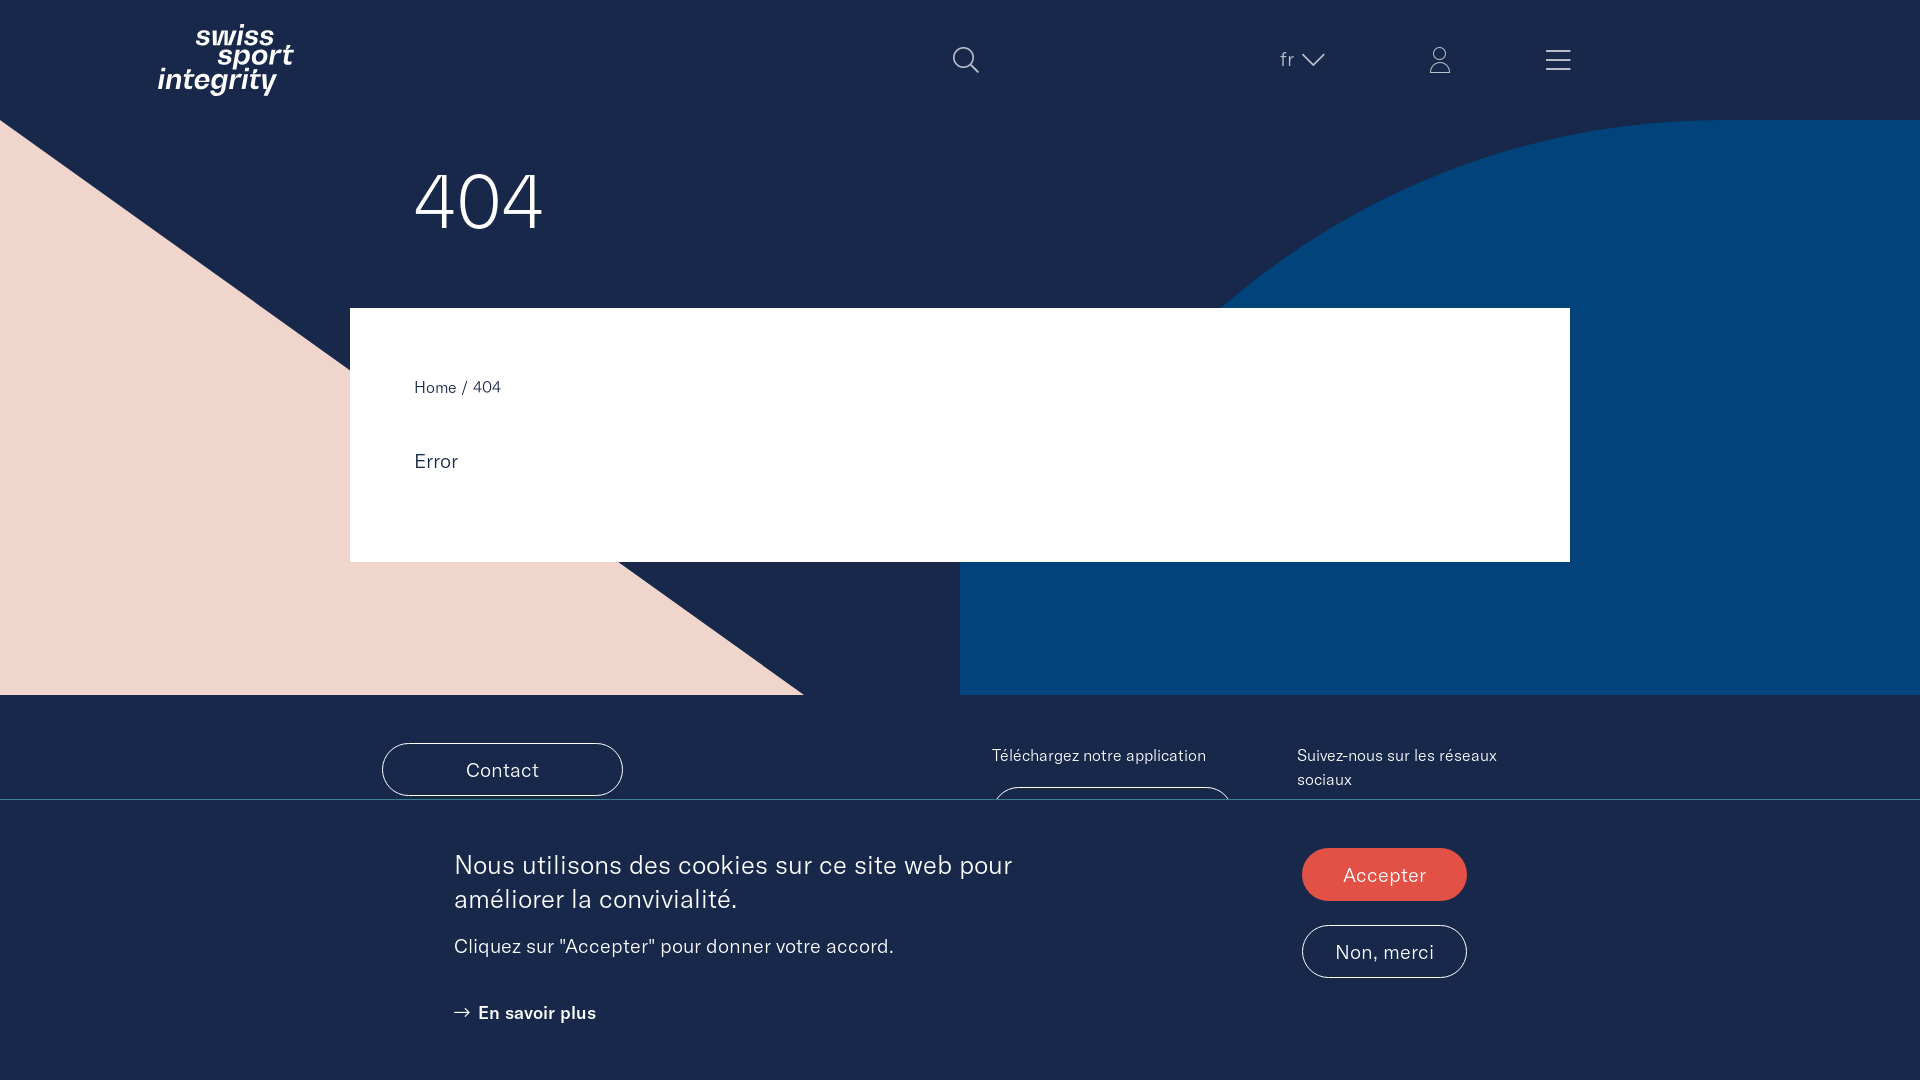  Describe the element at coordinates (1557, 59) in the screenshot. I see `'Menu'` at that location.